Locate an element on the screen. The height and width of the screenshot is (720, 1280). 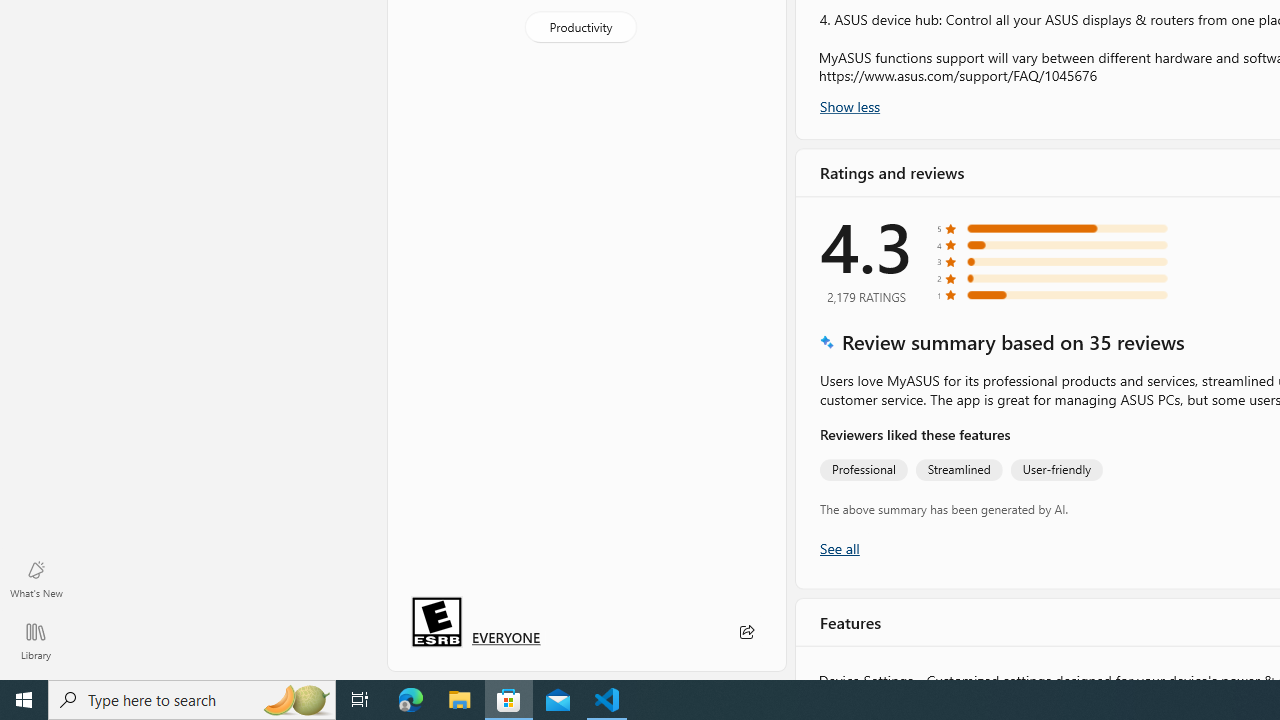
'Share' is located at coordinates (745, 632).